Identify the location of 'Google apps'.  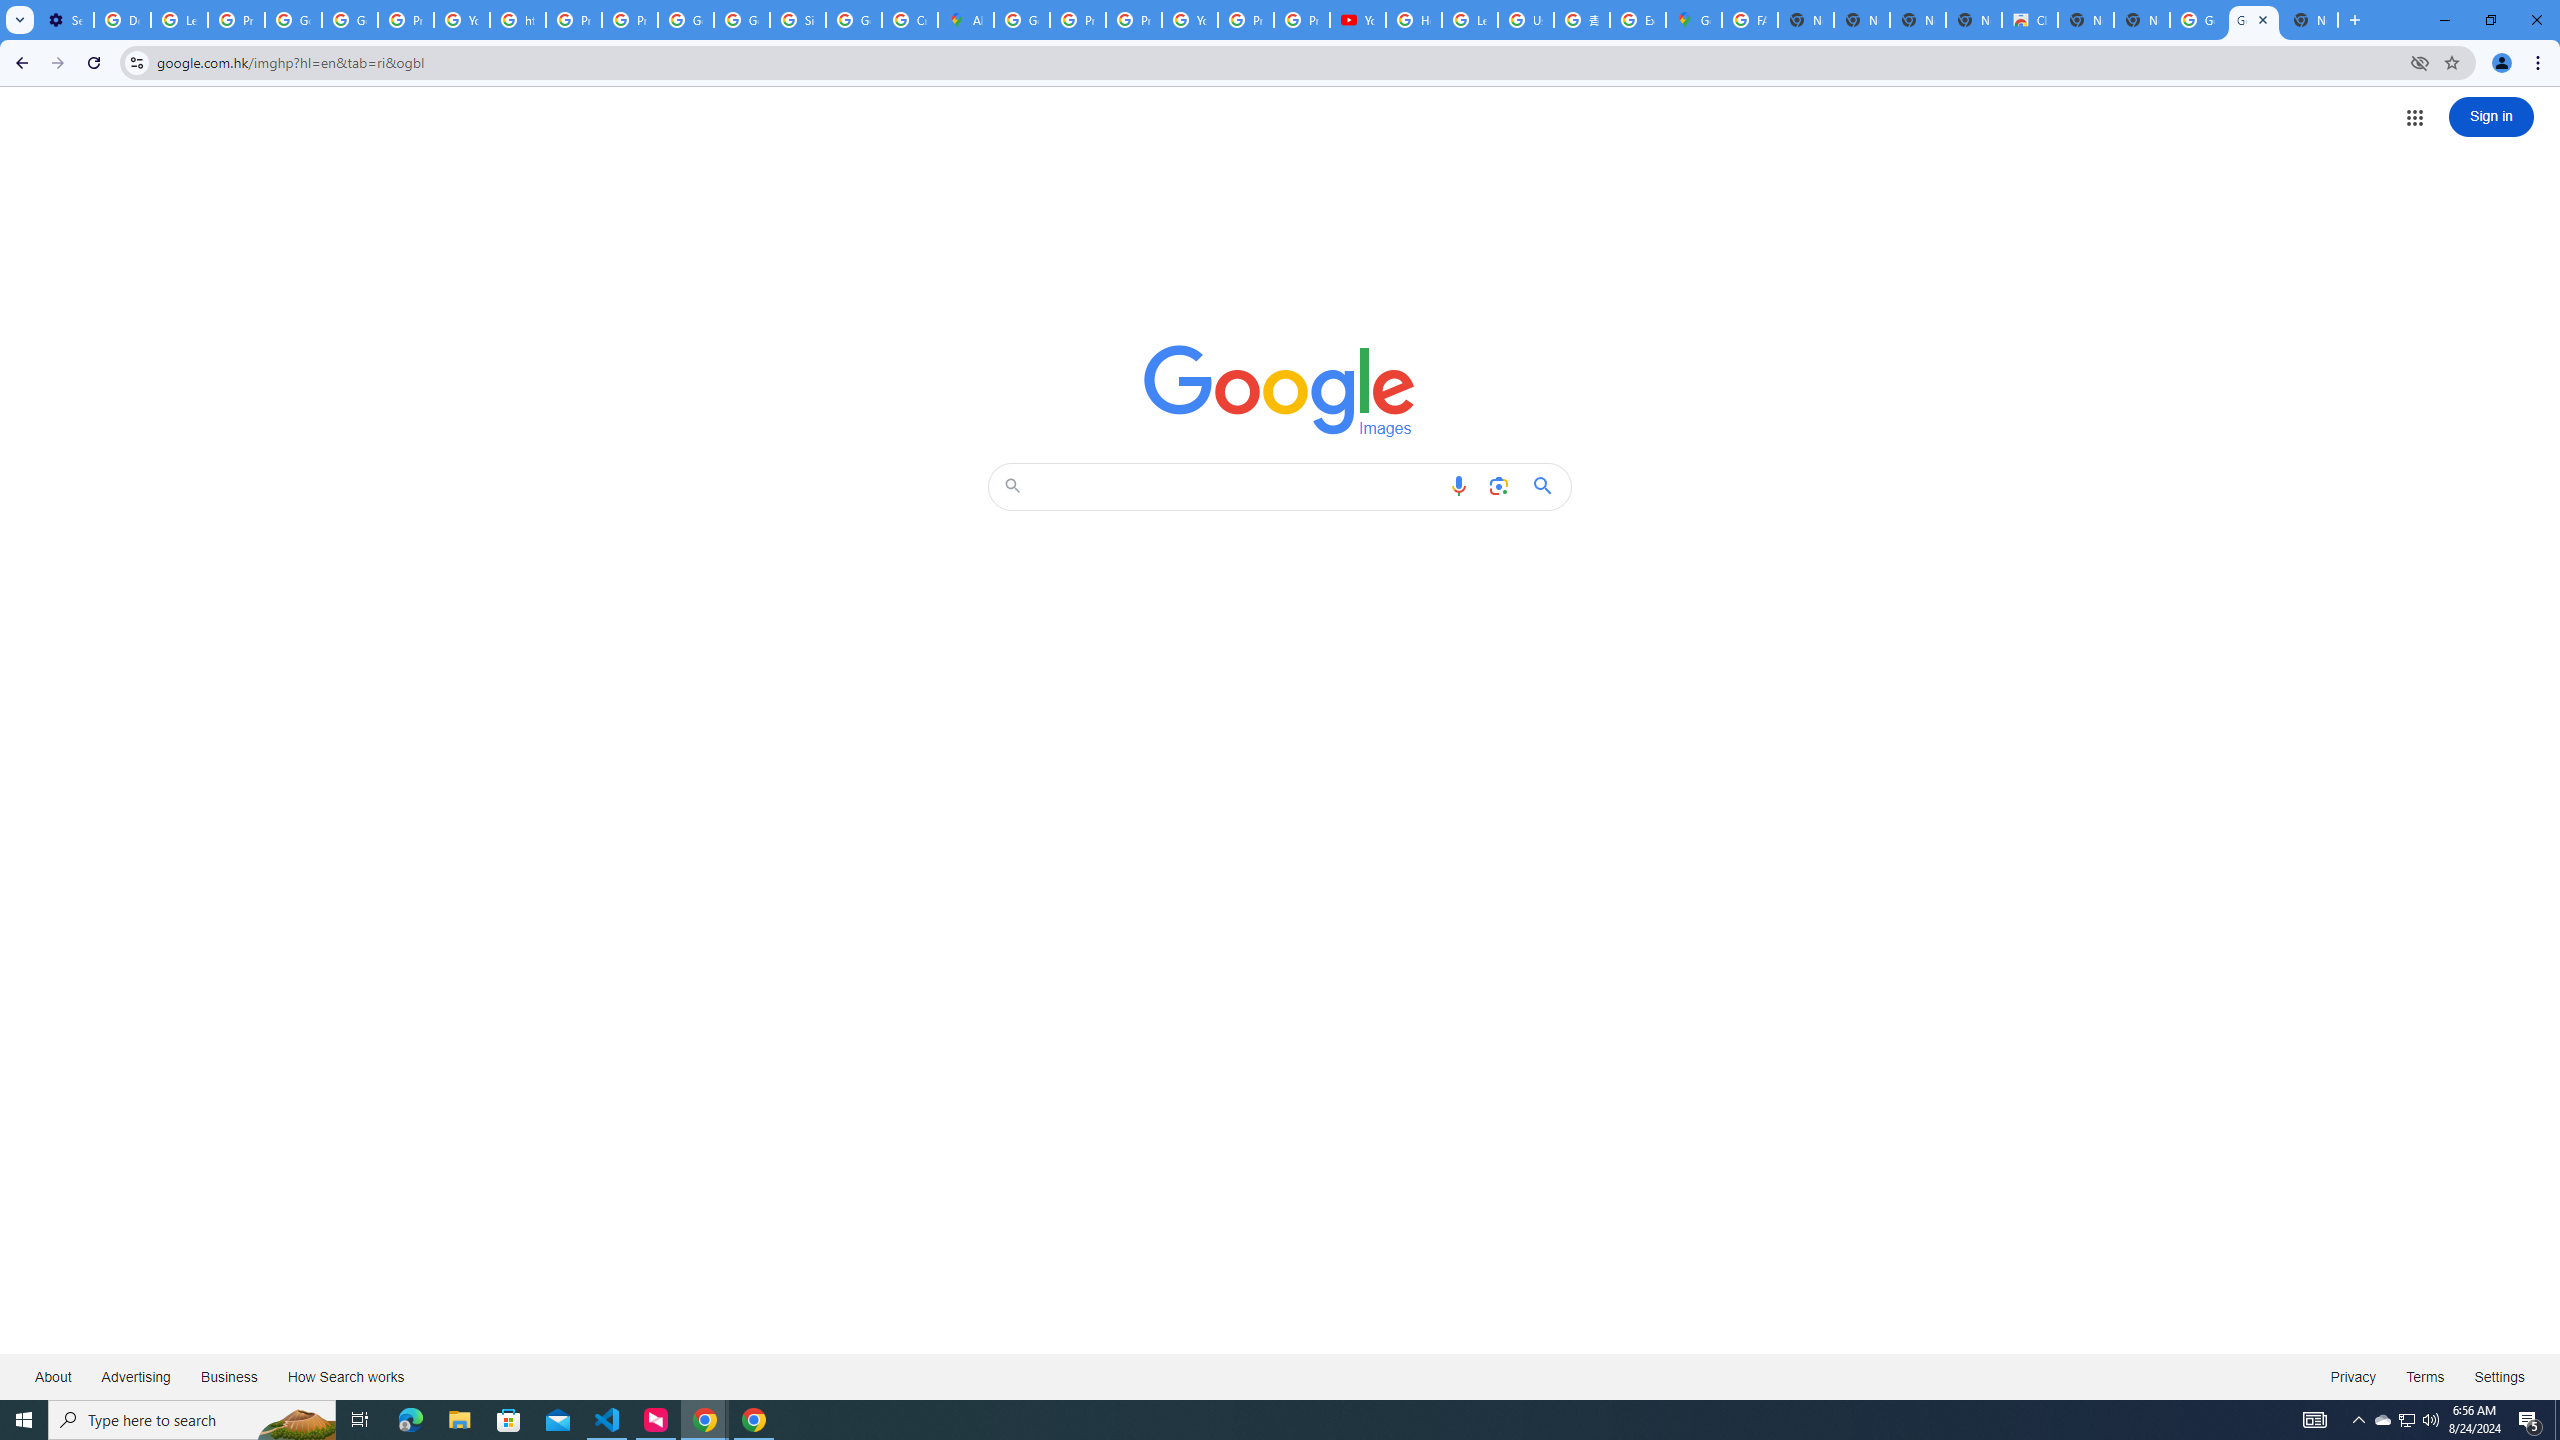
(2414, 116).